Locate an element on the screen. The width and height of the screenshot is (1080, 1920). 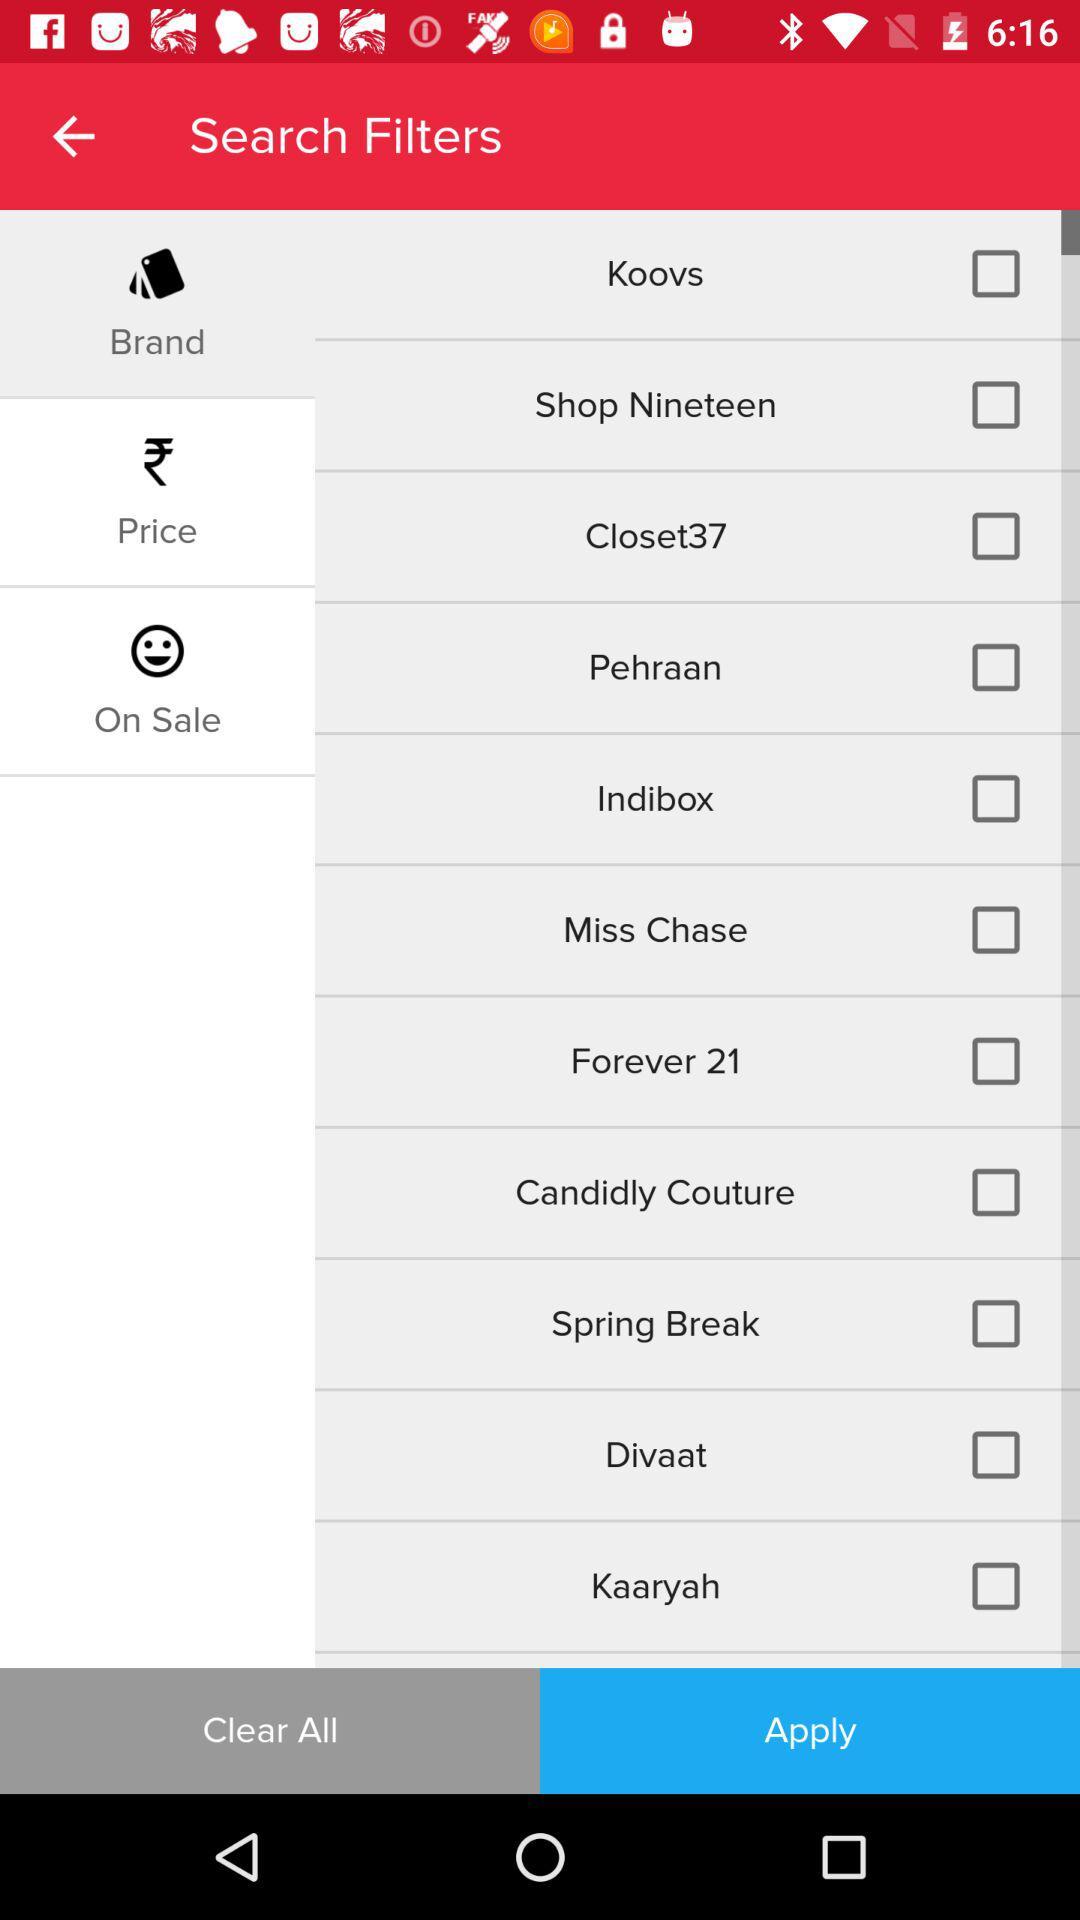
item above miss chase is located at coordinates (156, 720).